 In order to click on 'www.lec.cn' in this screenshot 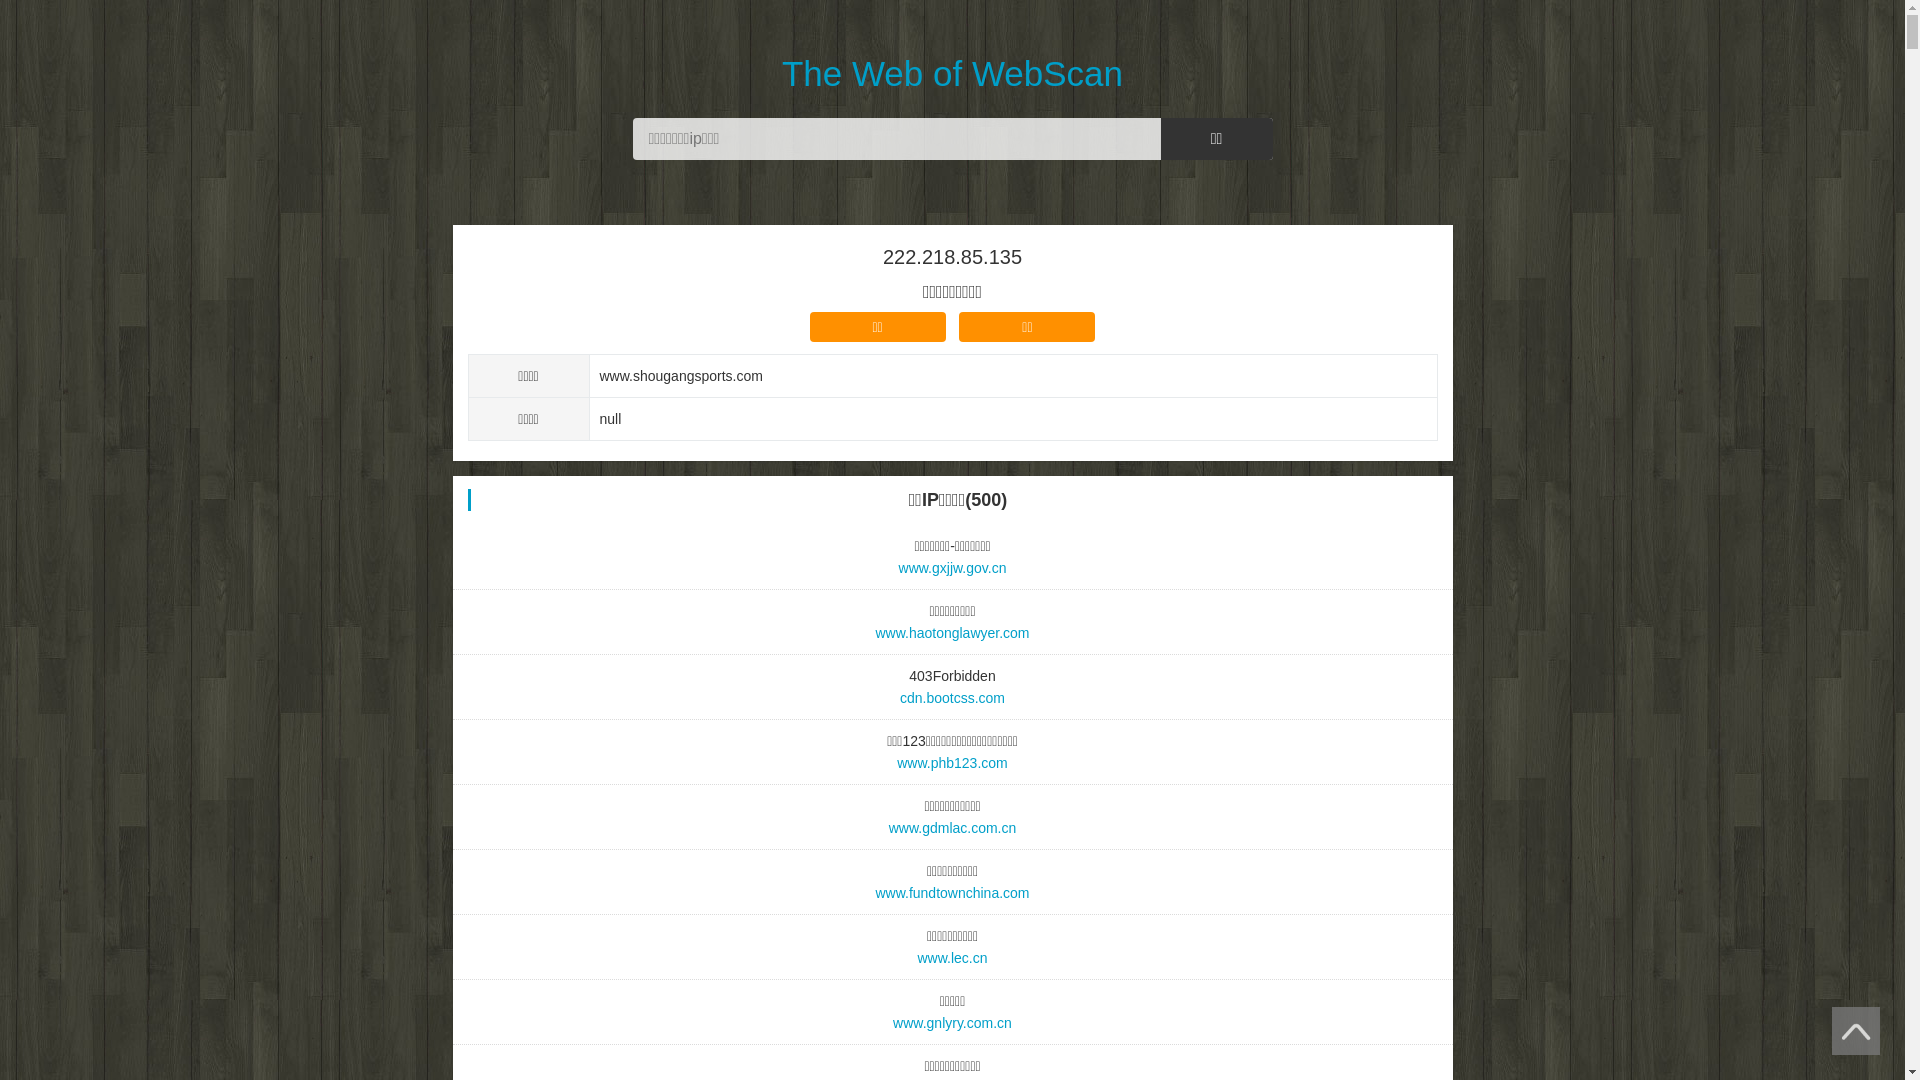, I will do `click(952, 956)`.